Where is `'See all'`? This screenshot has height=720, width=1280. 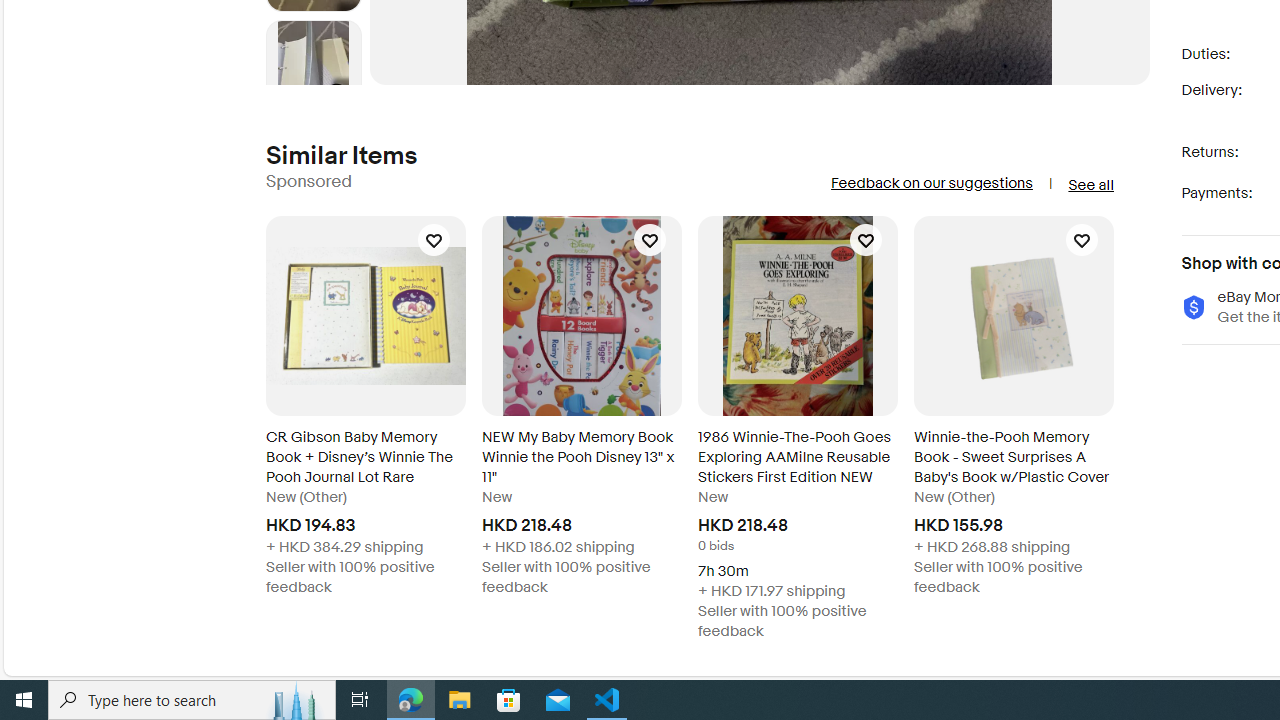 'See all' is located at coordinates (1089, 185).